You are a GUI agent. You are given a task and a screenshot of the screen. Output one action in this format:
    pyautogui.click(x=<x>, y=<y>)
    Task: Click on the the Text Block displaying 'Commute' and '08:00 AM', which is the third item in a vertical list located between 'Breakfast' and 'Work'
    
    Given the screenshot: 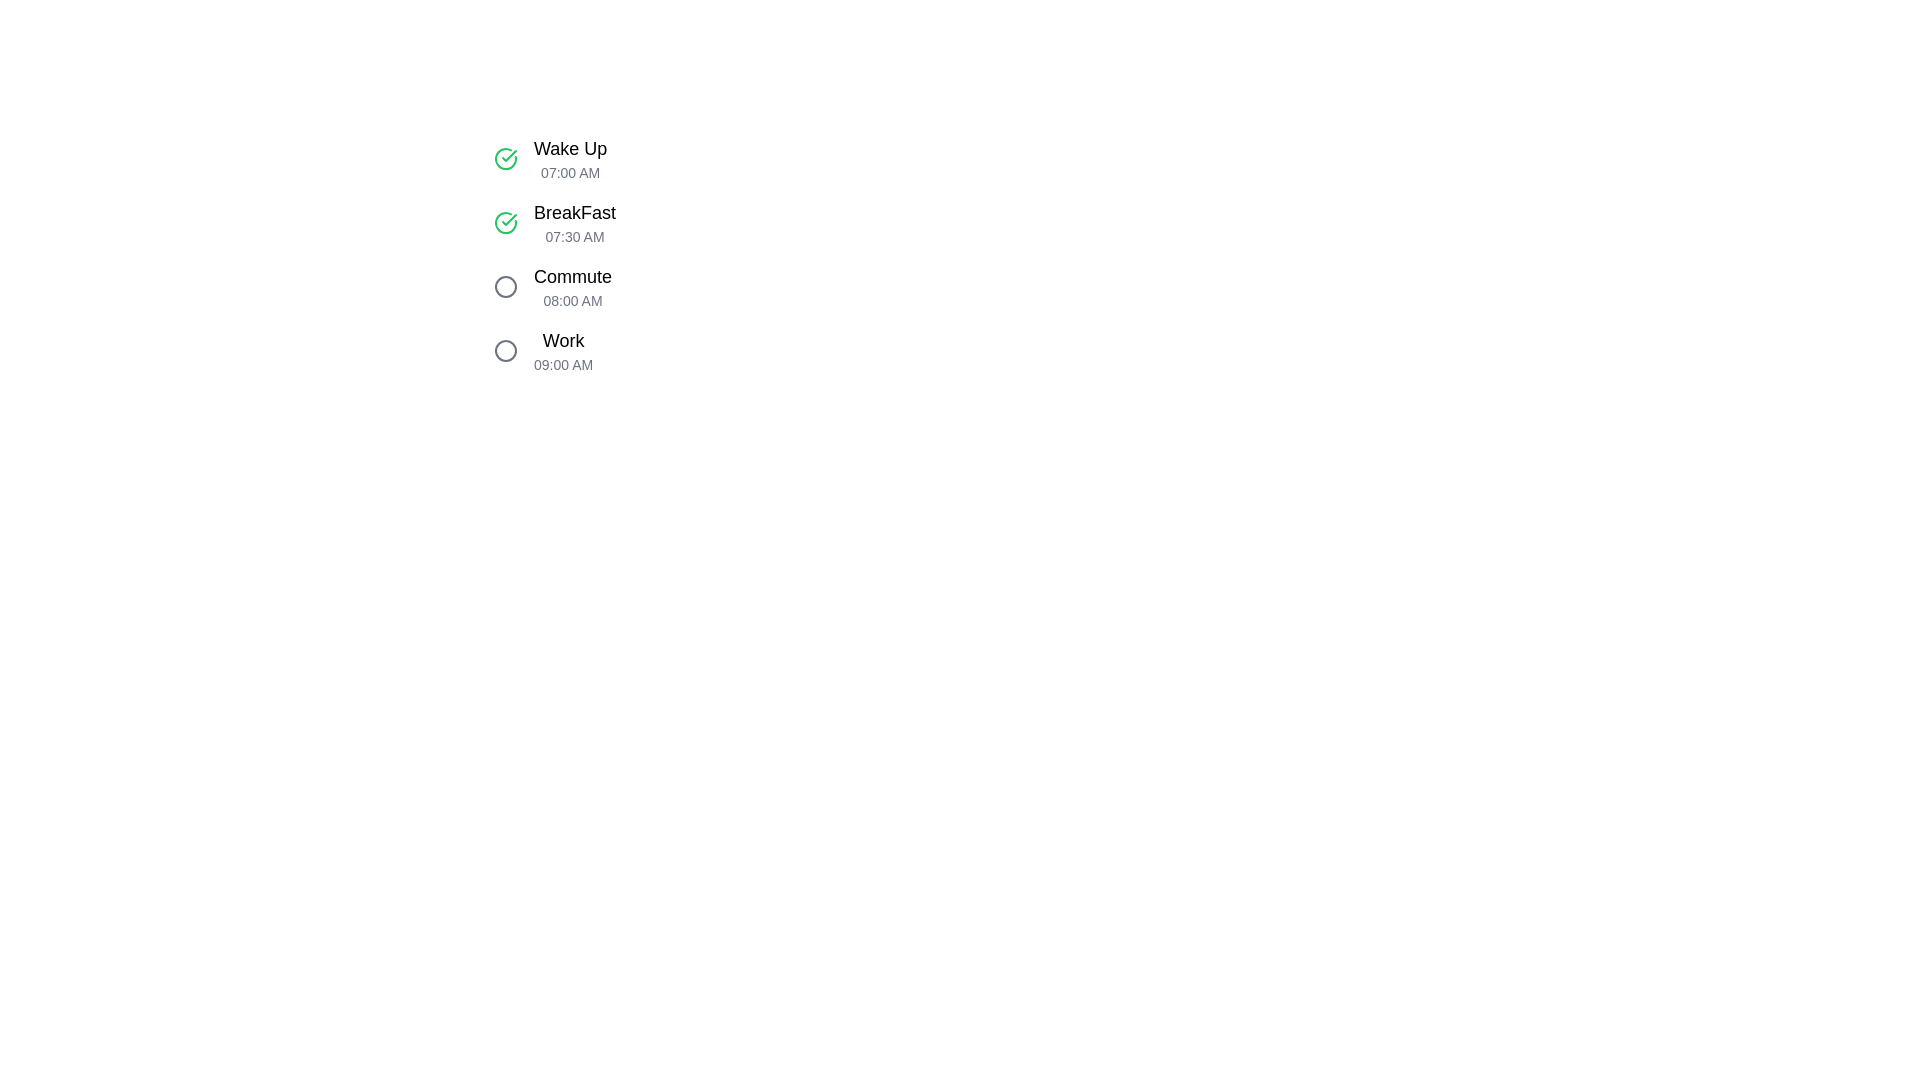 What is the action you would take?
    pyautogui.click(x=571, y=286)
    